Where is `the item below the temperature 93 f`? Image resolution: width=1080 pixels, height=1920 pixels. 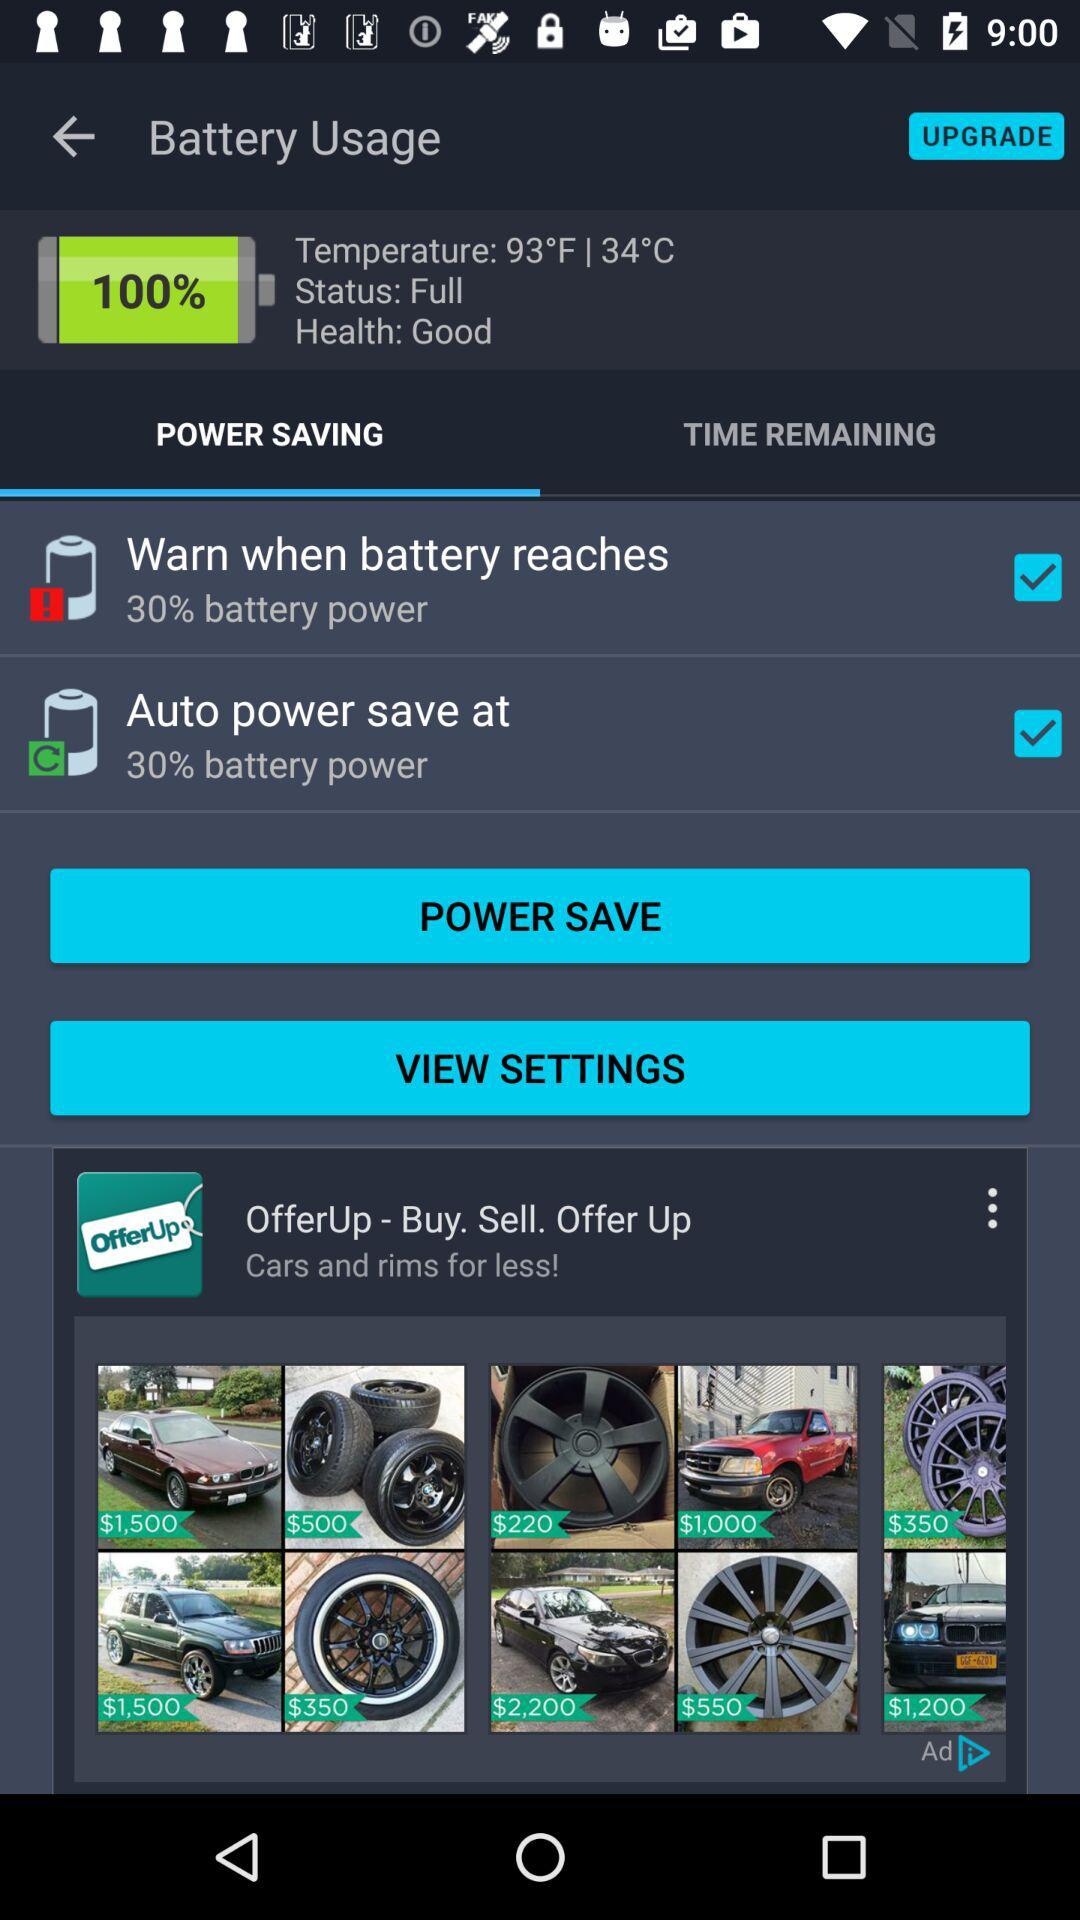
the item below the temperature 93 f is located at coordinates (810, 432).